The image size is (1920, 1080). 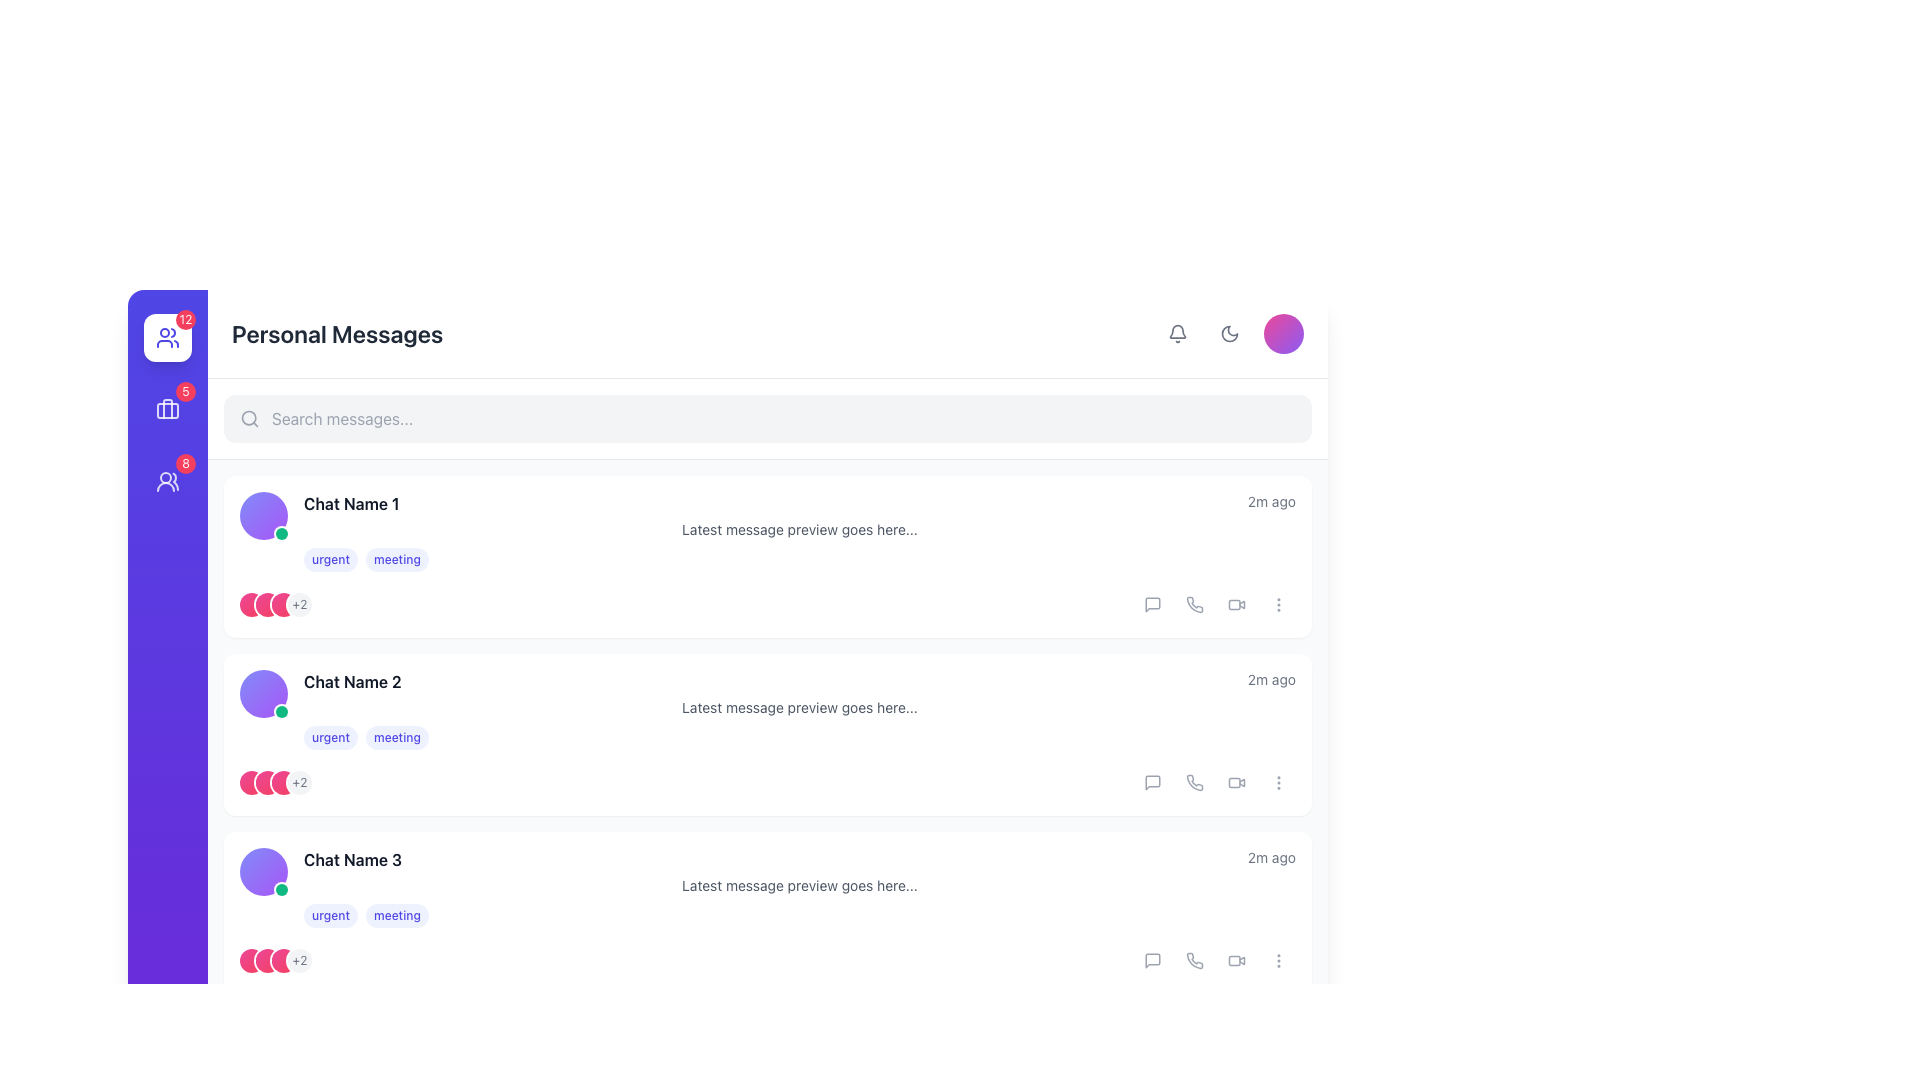 I want to click on the search icon element, which is represented by a gray magnifying glass icon positioned to the left within the search bar field at the top of the main content area, so click(x=248, y=418).